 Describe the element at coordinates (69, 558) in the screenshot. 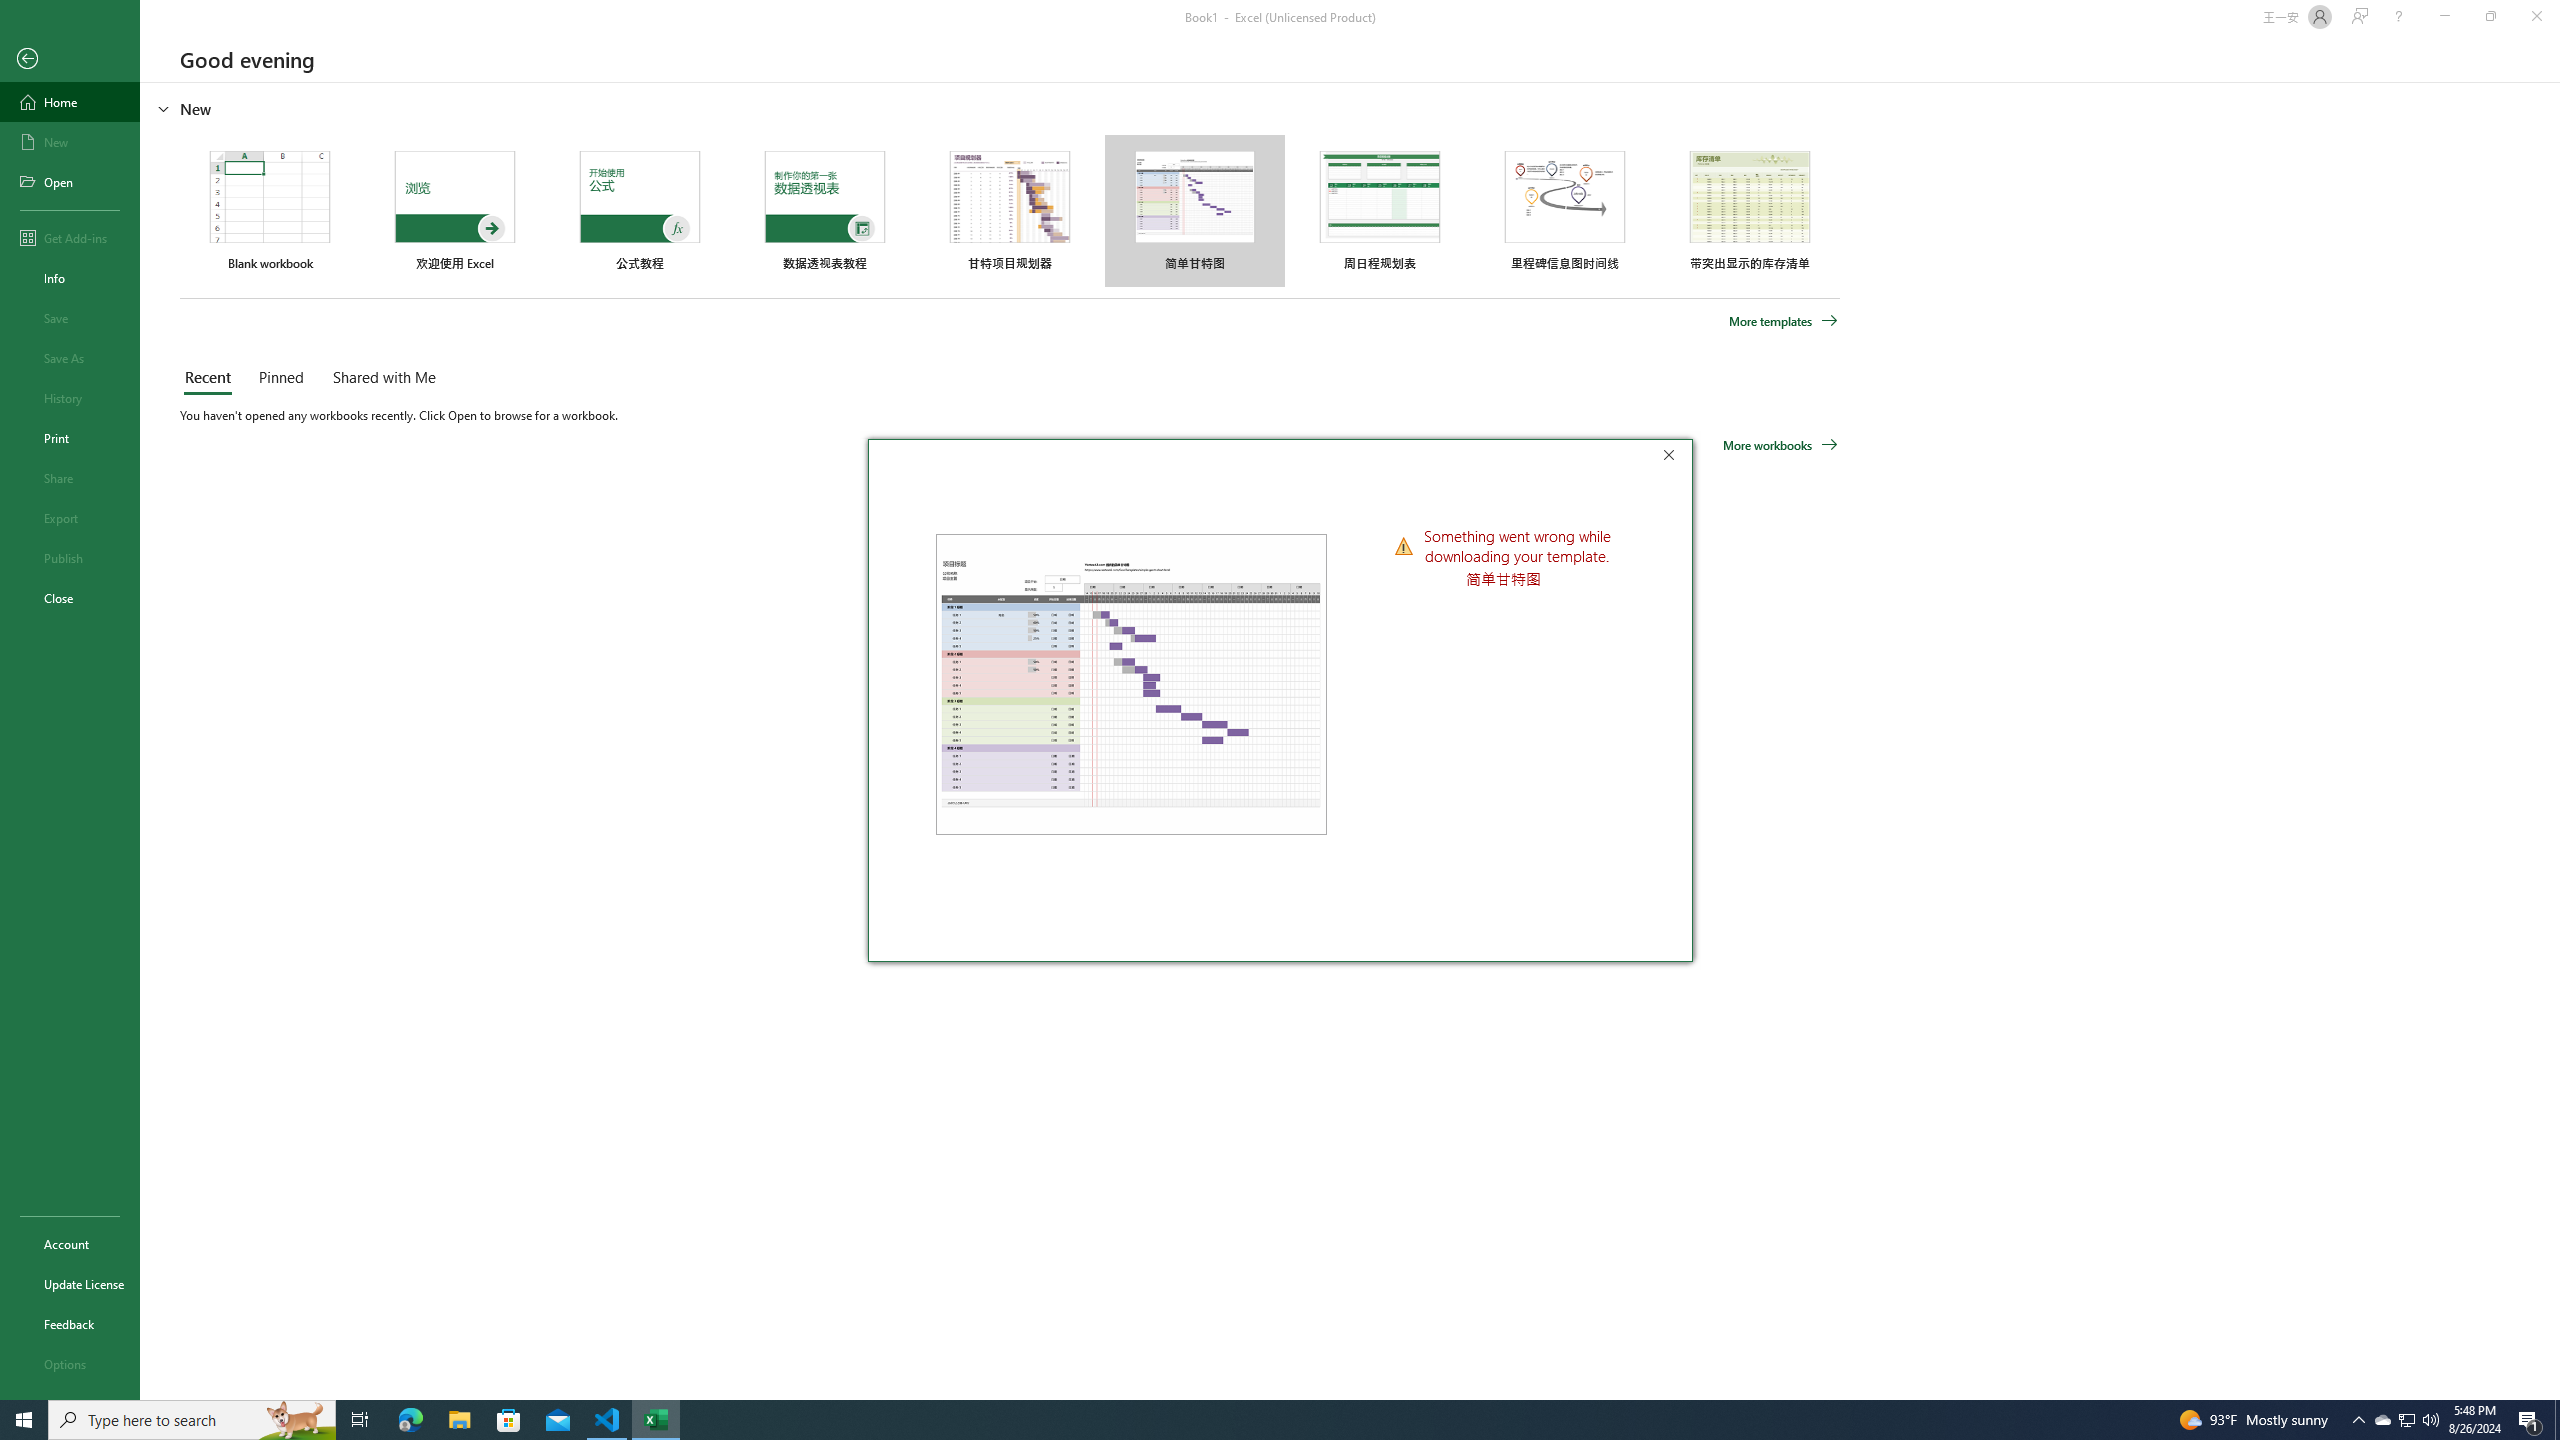

I see `'Publish'` at that location.